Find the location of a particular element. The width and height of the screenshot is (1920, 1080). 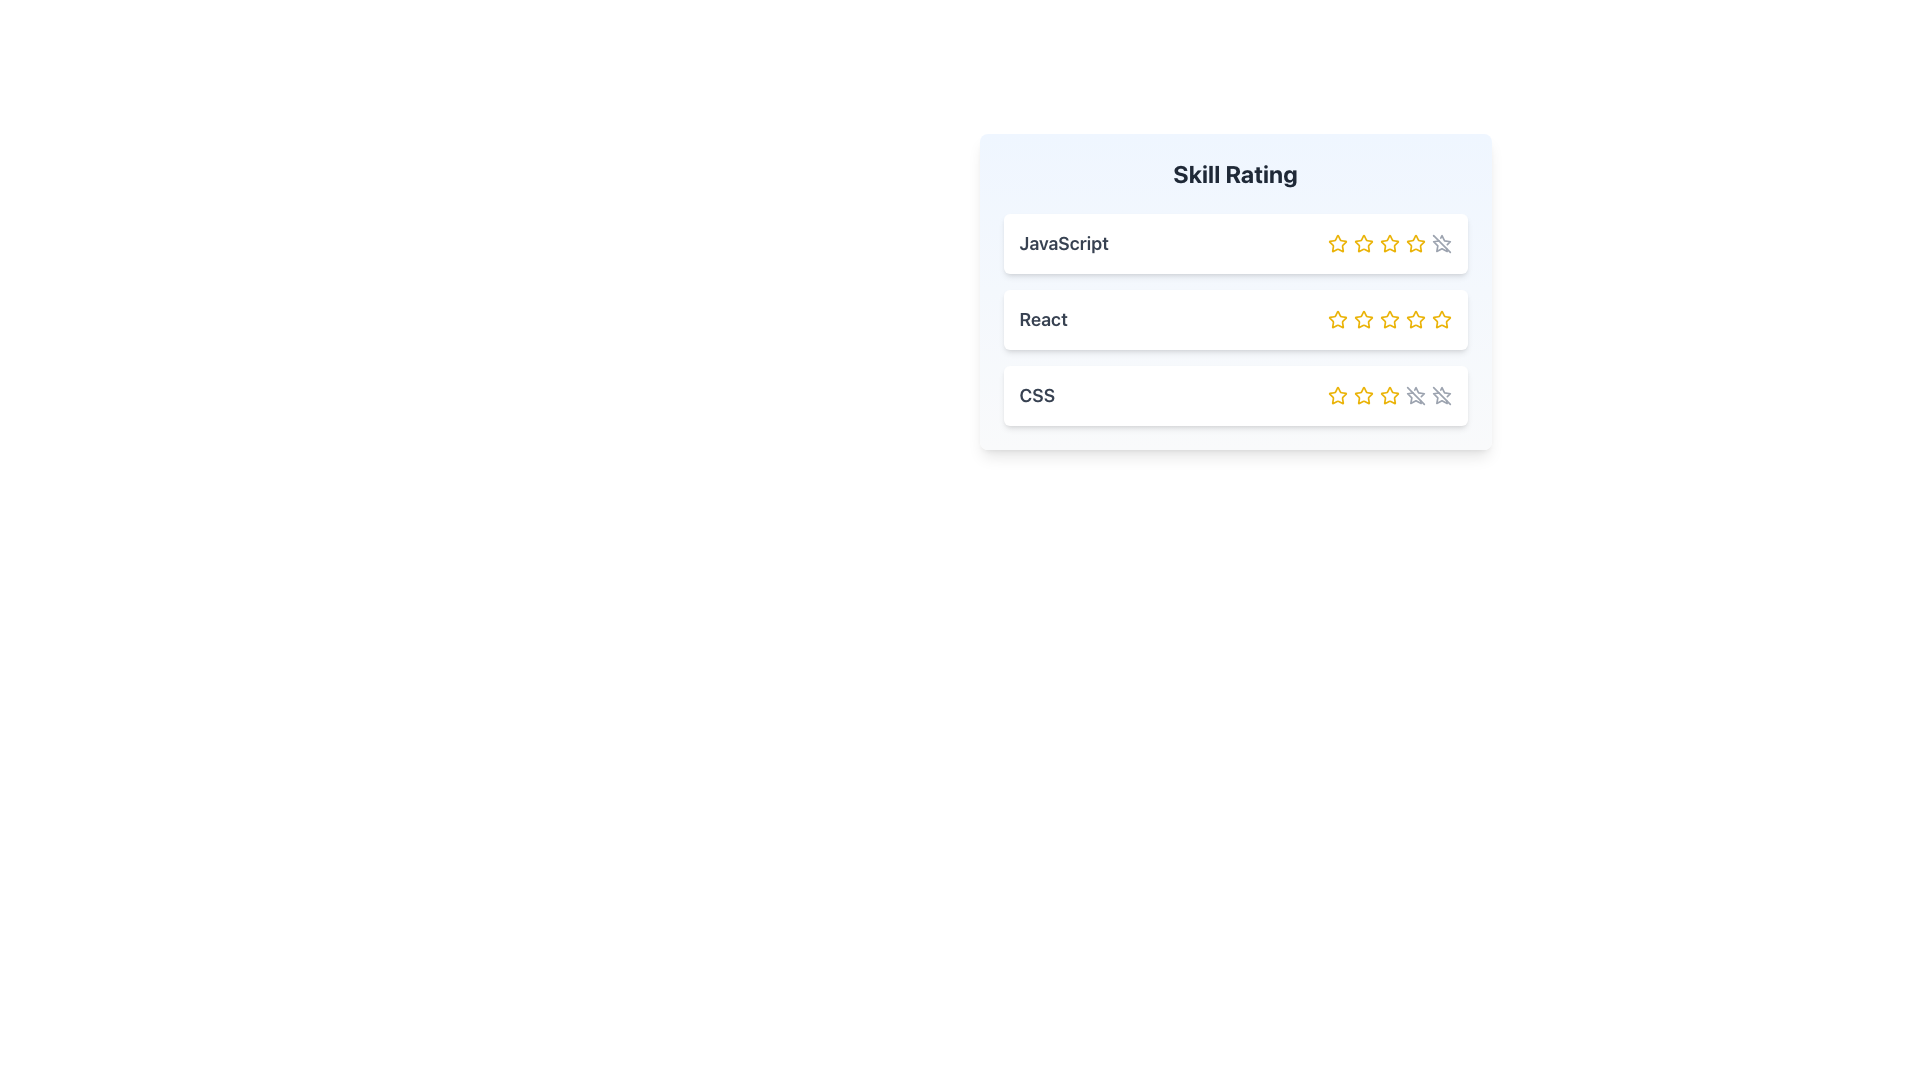

the dimmed star icon with a strike-through mark, which is the third star in the CSS skill rating system, to rate it is located at coordinates (1412, 398).